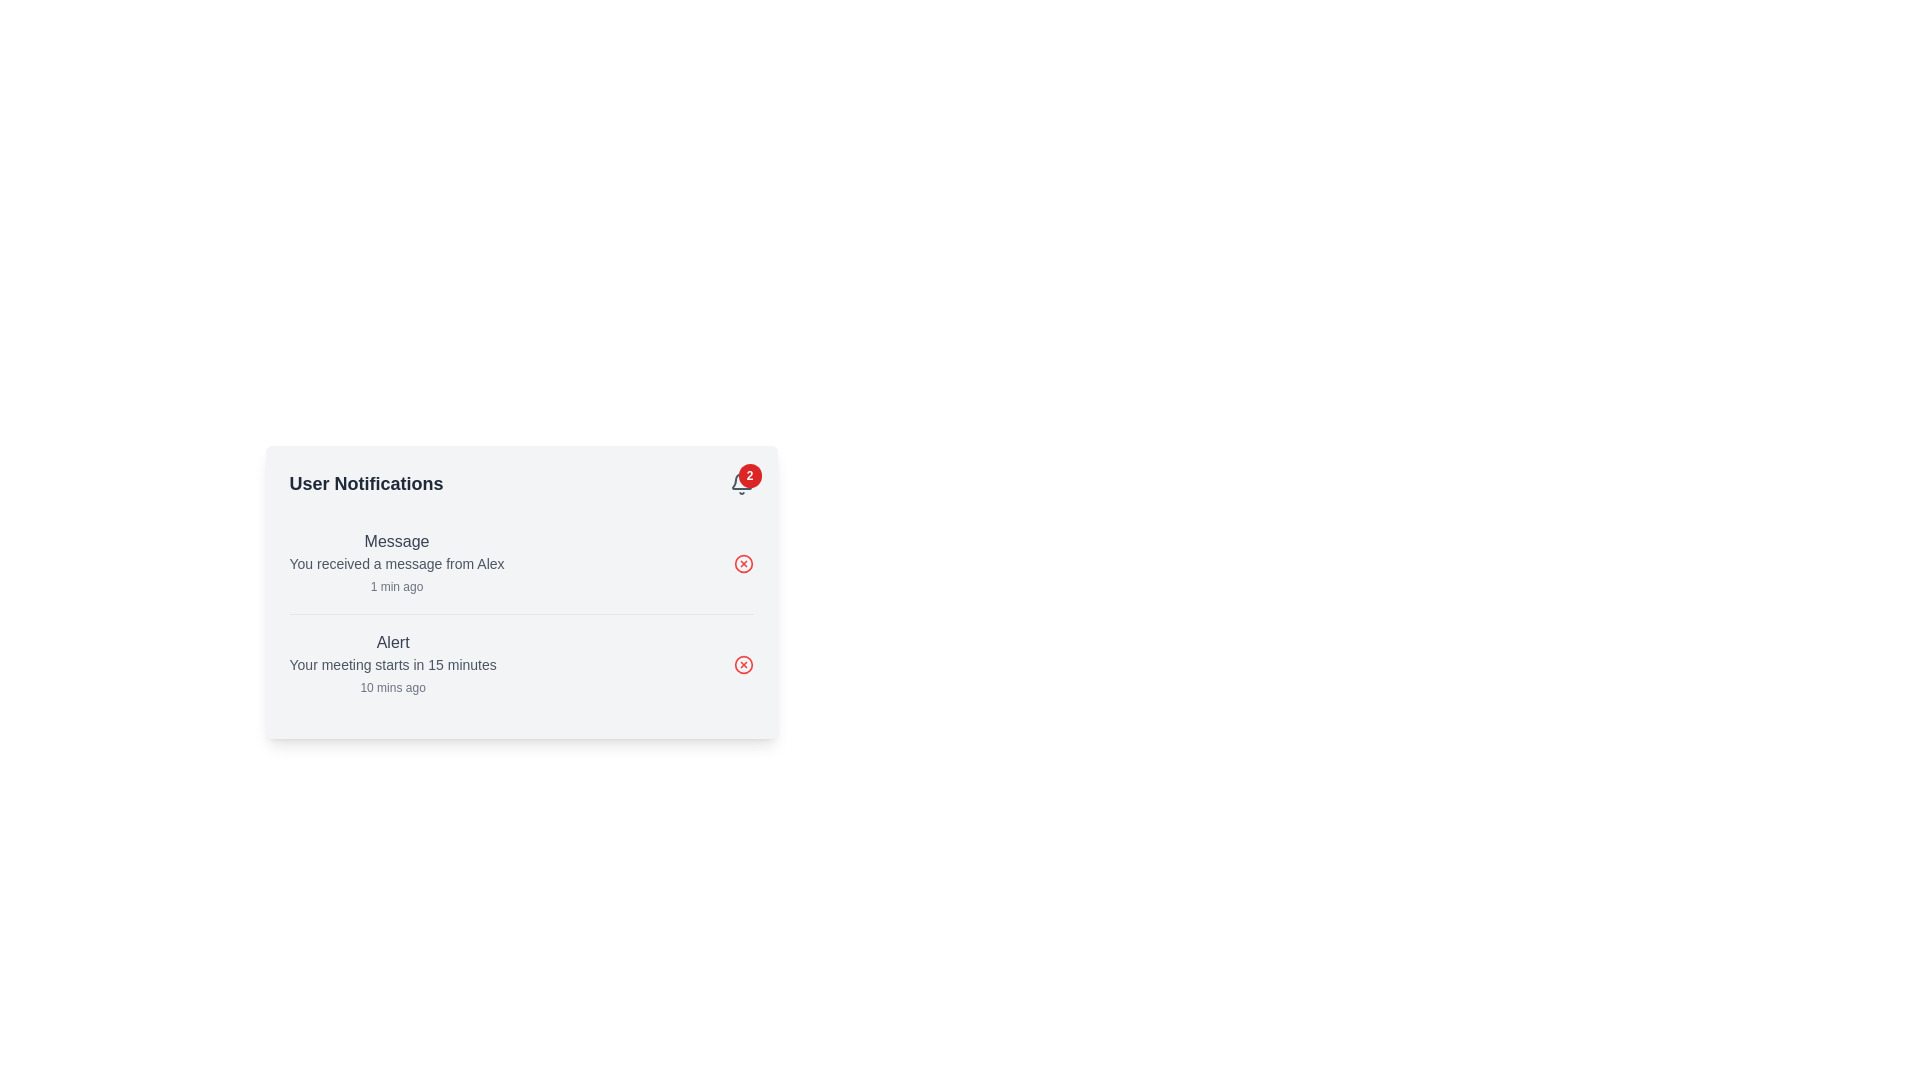 The height and width of the screenshot is (1080, 1920). I want to click on the static text label displaying 'Alert' in bold gray color, located within the 'User Notifications' card, so click(393, 643).